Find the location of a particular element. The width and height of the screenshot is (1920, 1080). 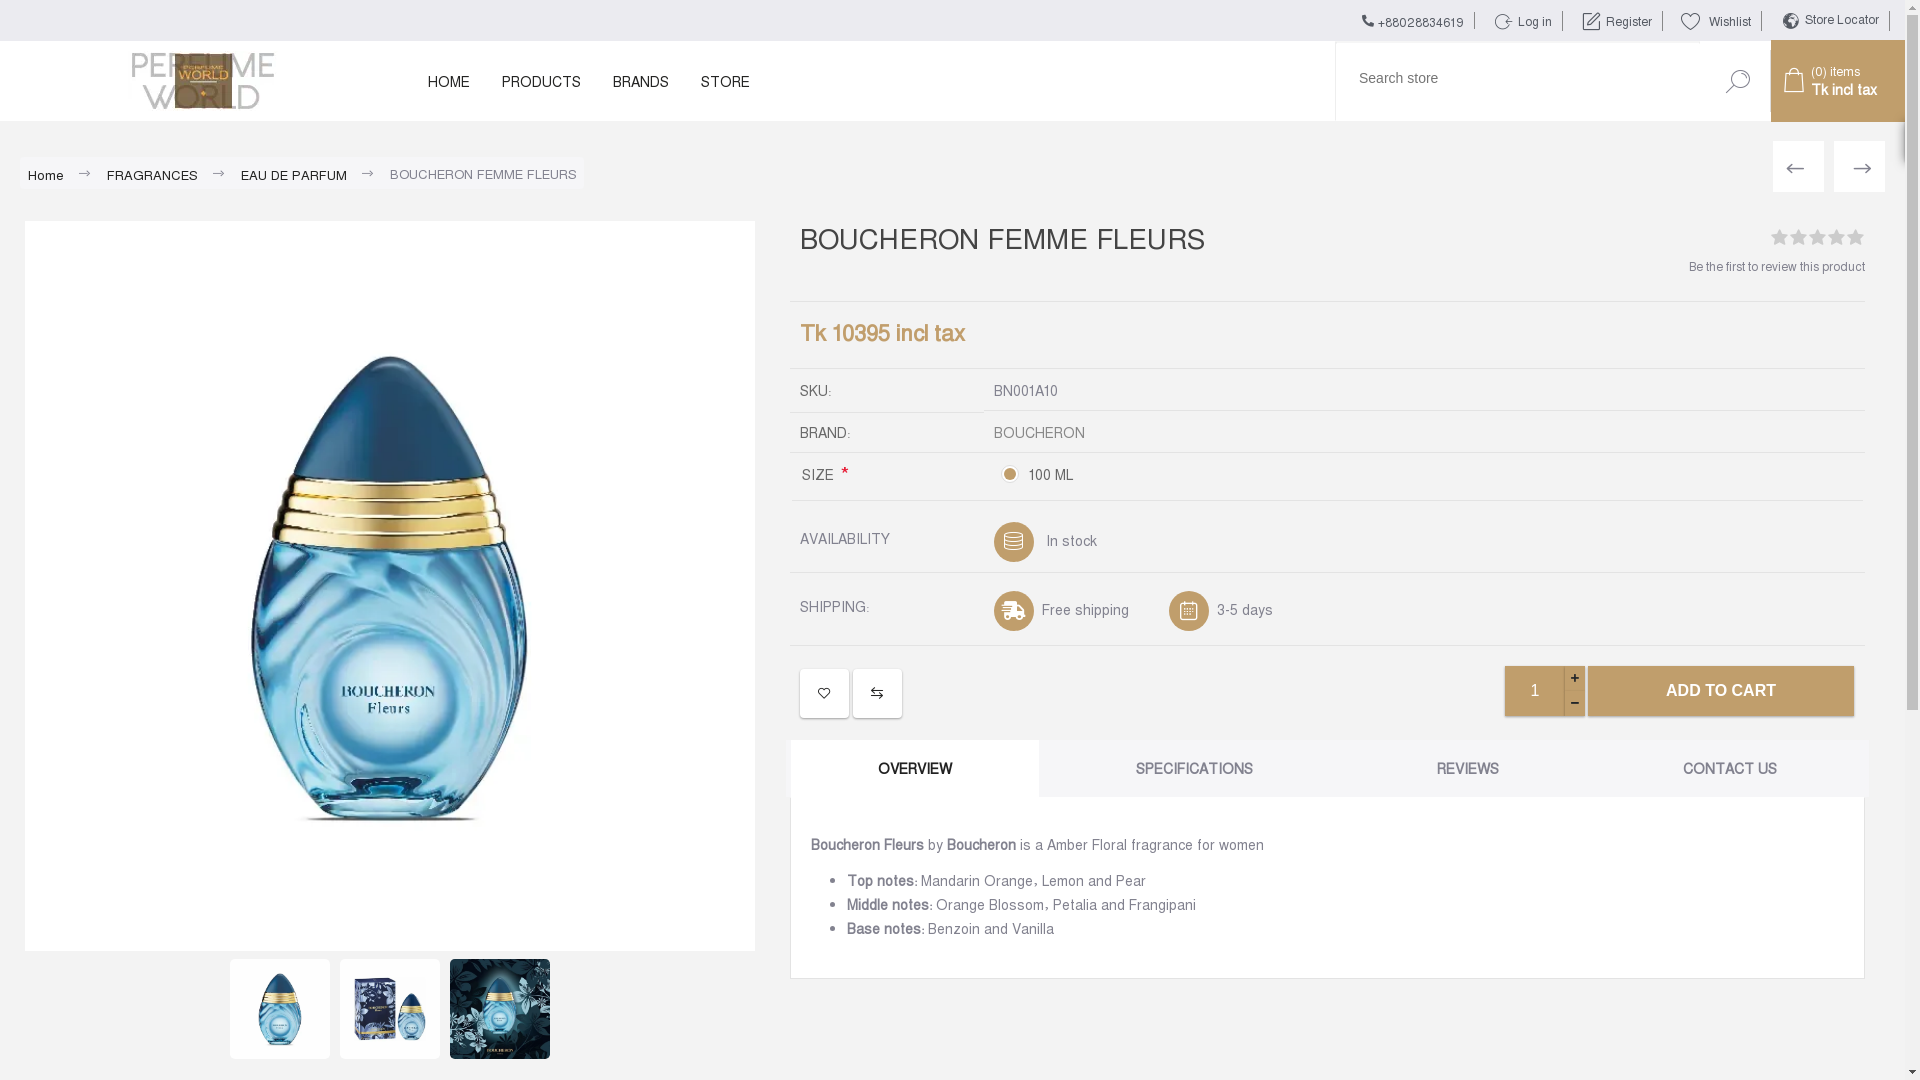

'REVIEWS' is located at coordinates (1468, 767).